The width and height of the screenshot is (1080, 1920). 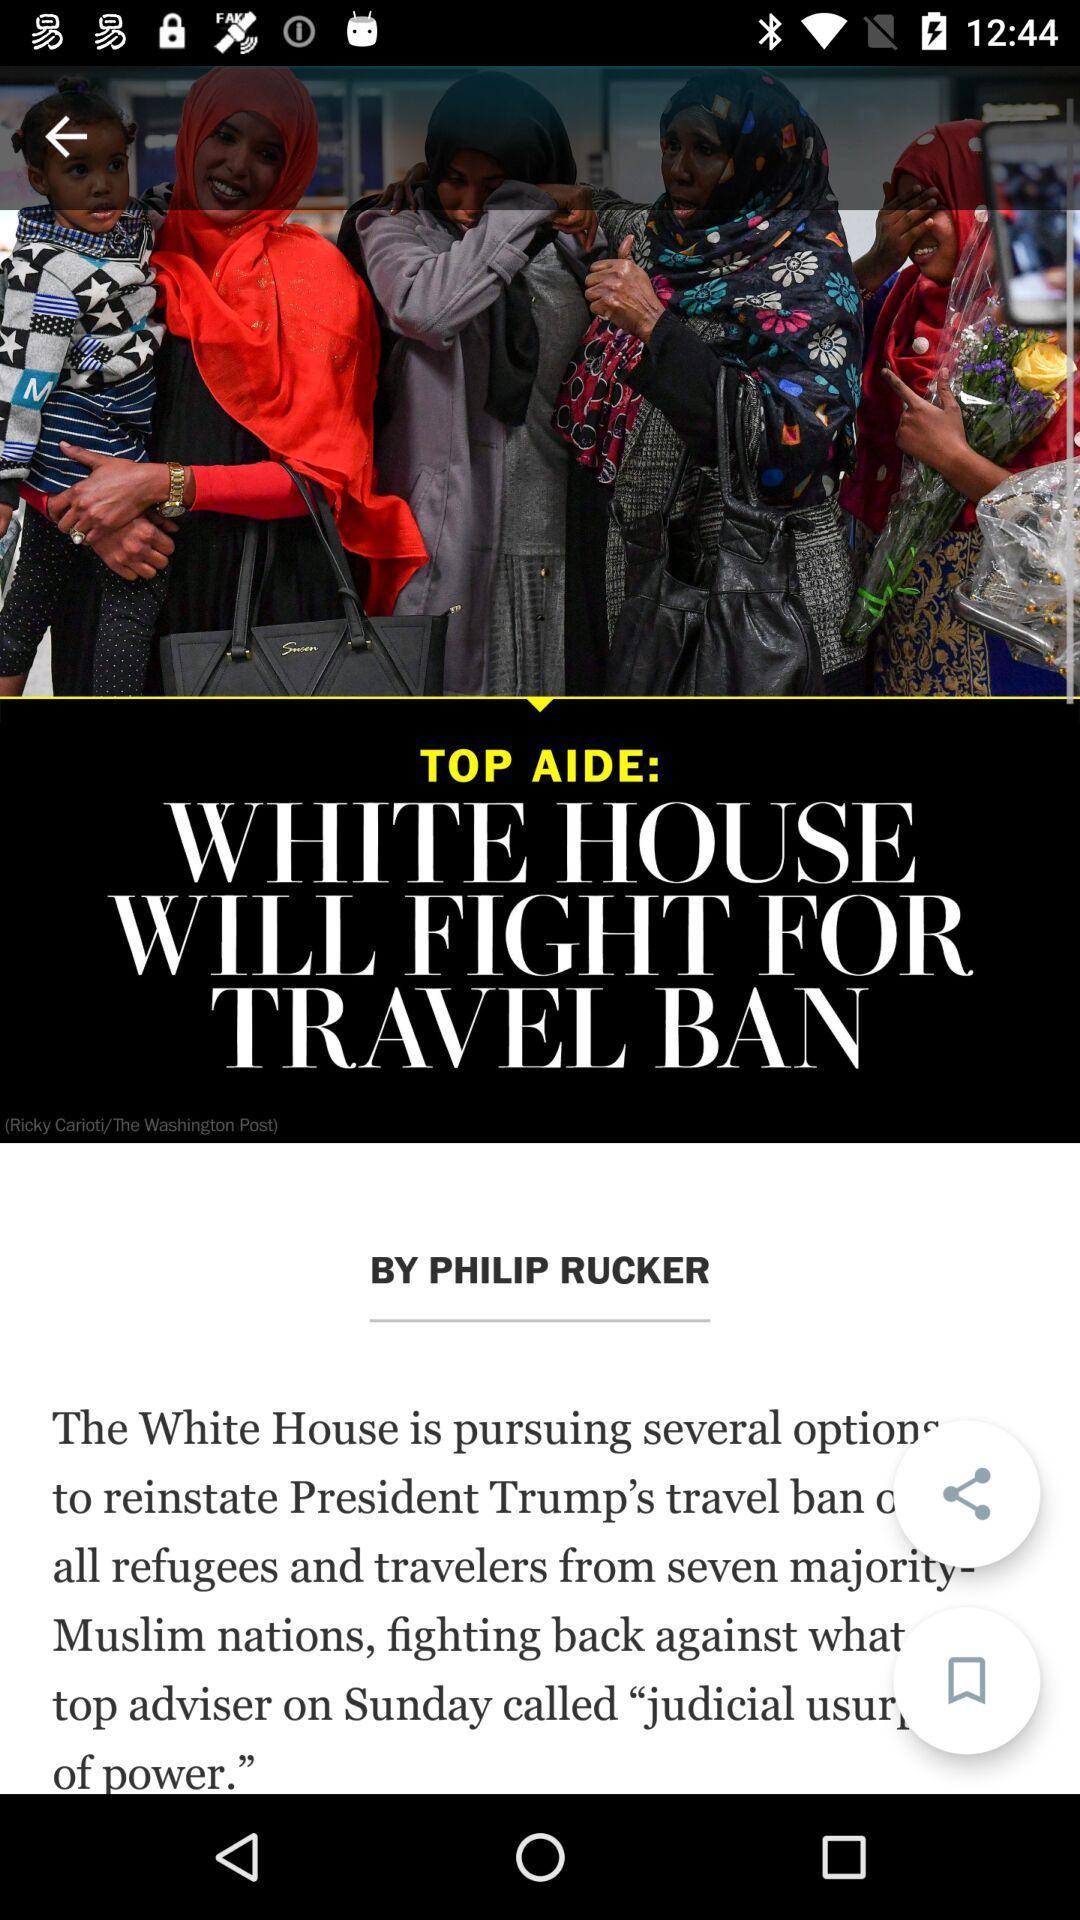 What do you see at coordinates (64, 135) in the screenshot?
I see `the arrow_backward icon` at bounding box center [64, 135].